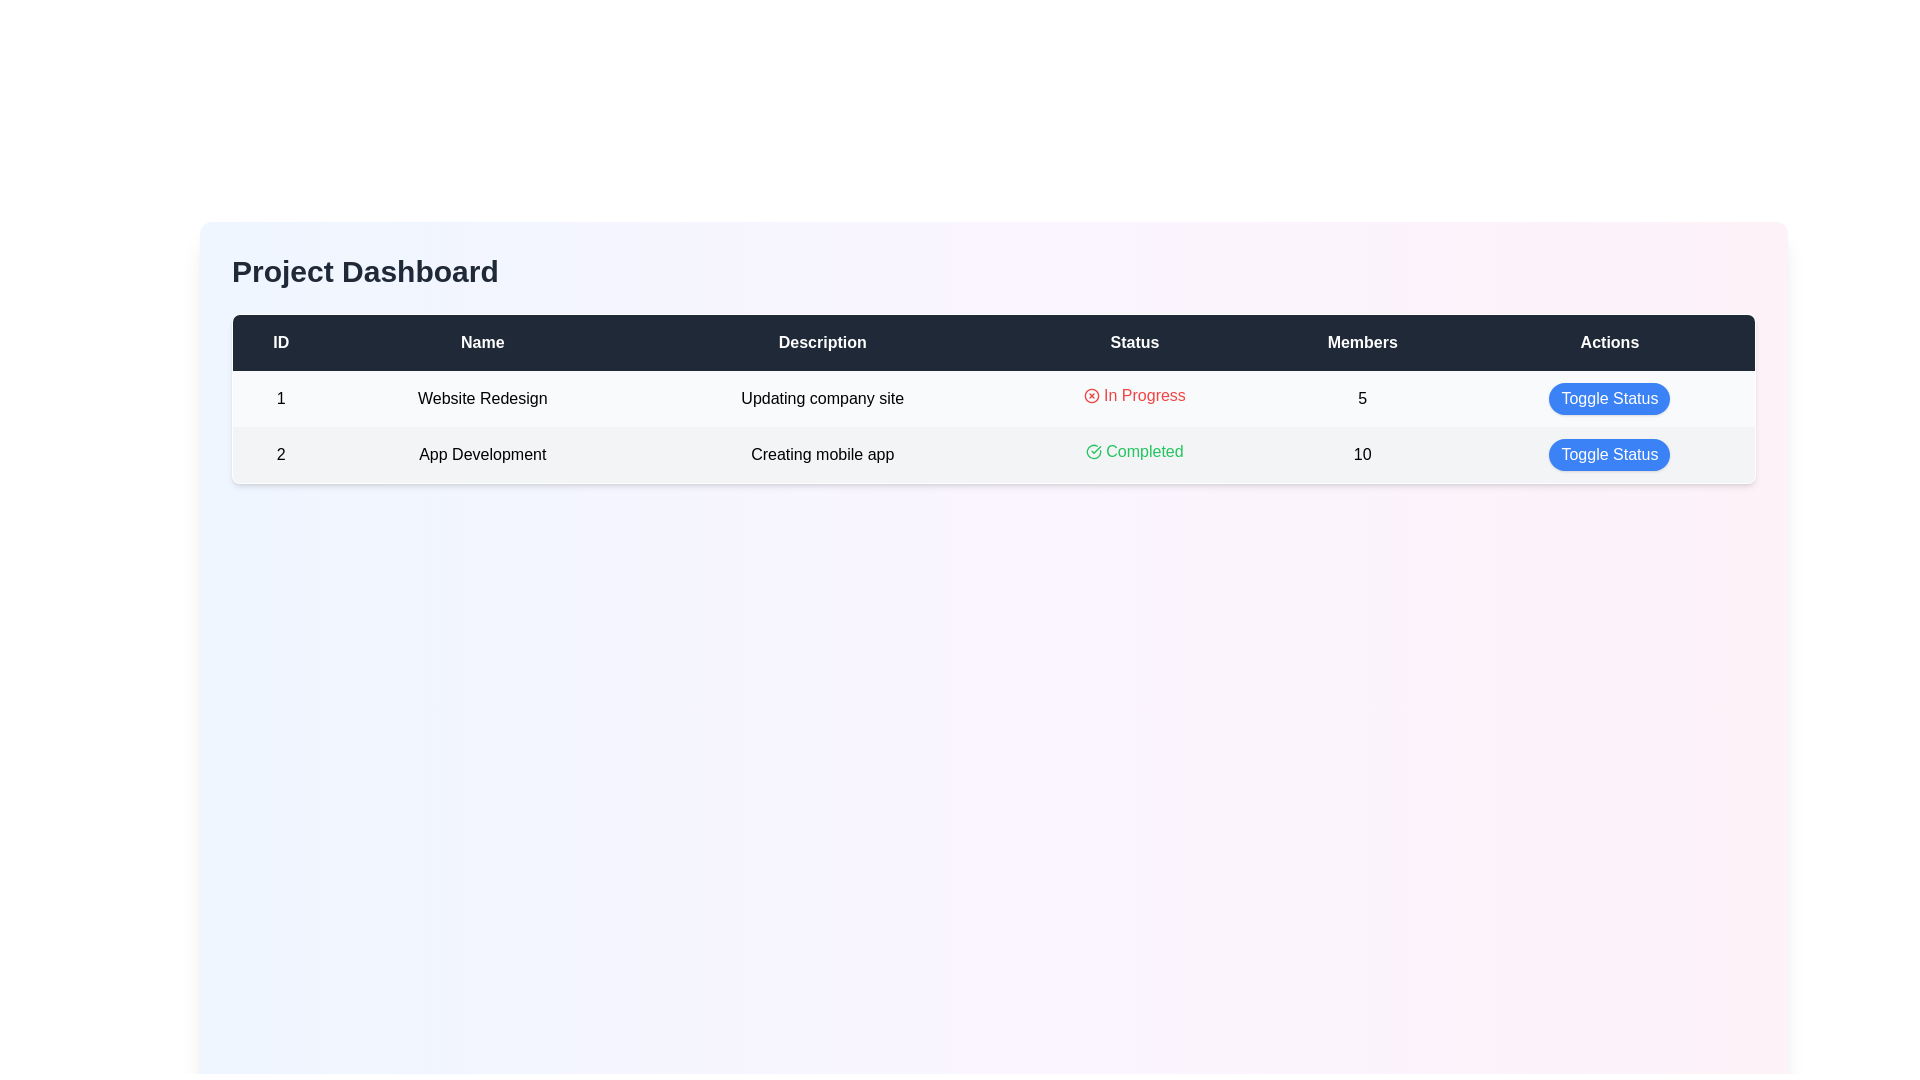 This screenshot has height=1080, width=1920. I want to click on the labels in the Table Header Row located at the top of the data table, so click(993, 341).